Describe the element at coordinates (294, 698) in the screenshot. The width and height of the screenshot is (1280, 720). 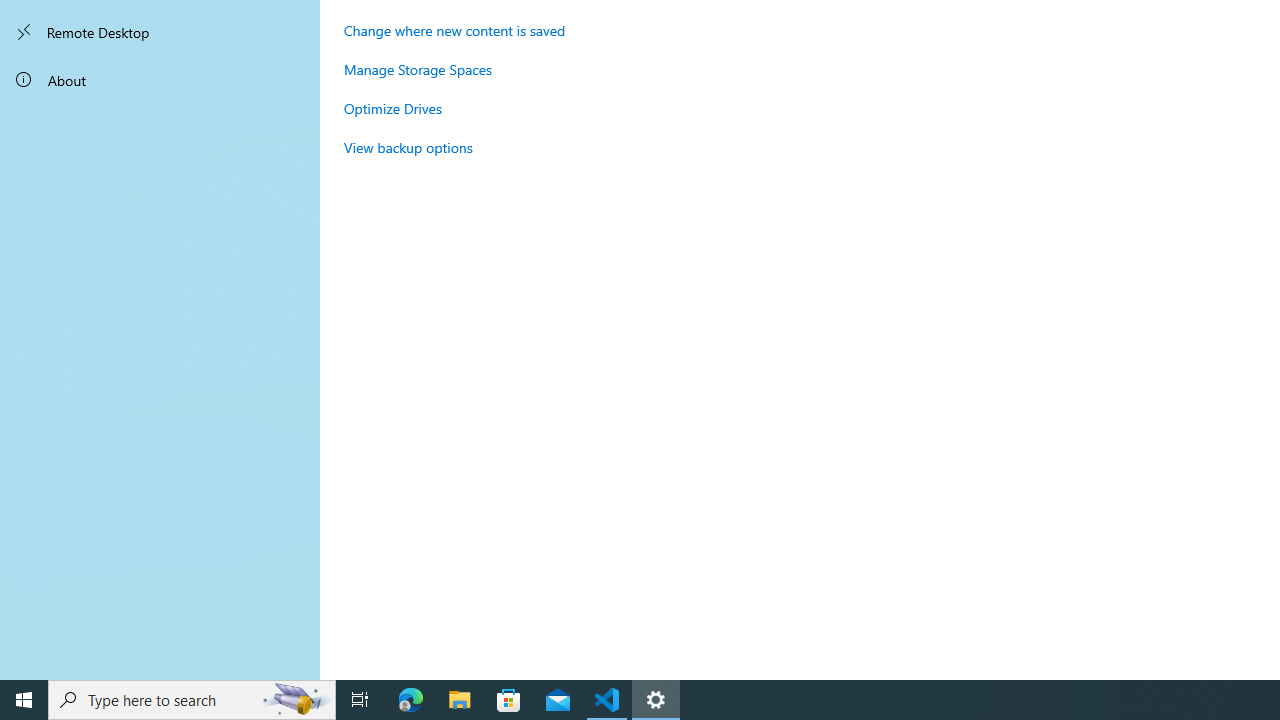
I see `'Search highlights icon opens search home window'` at that location.